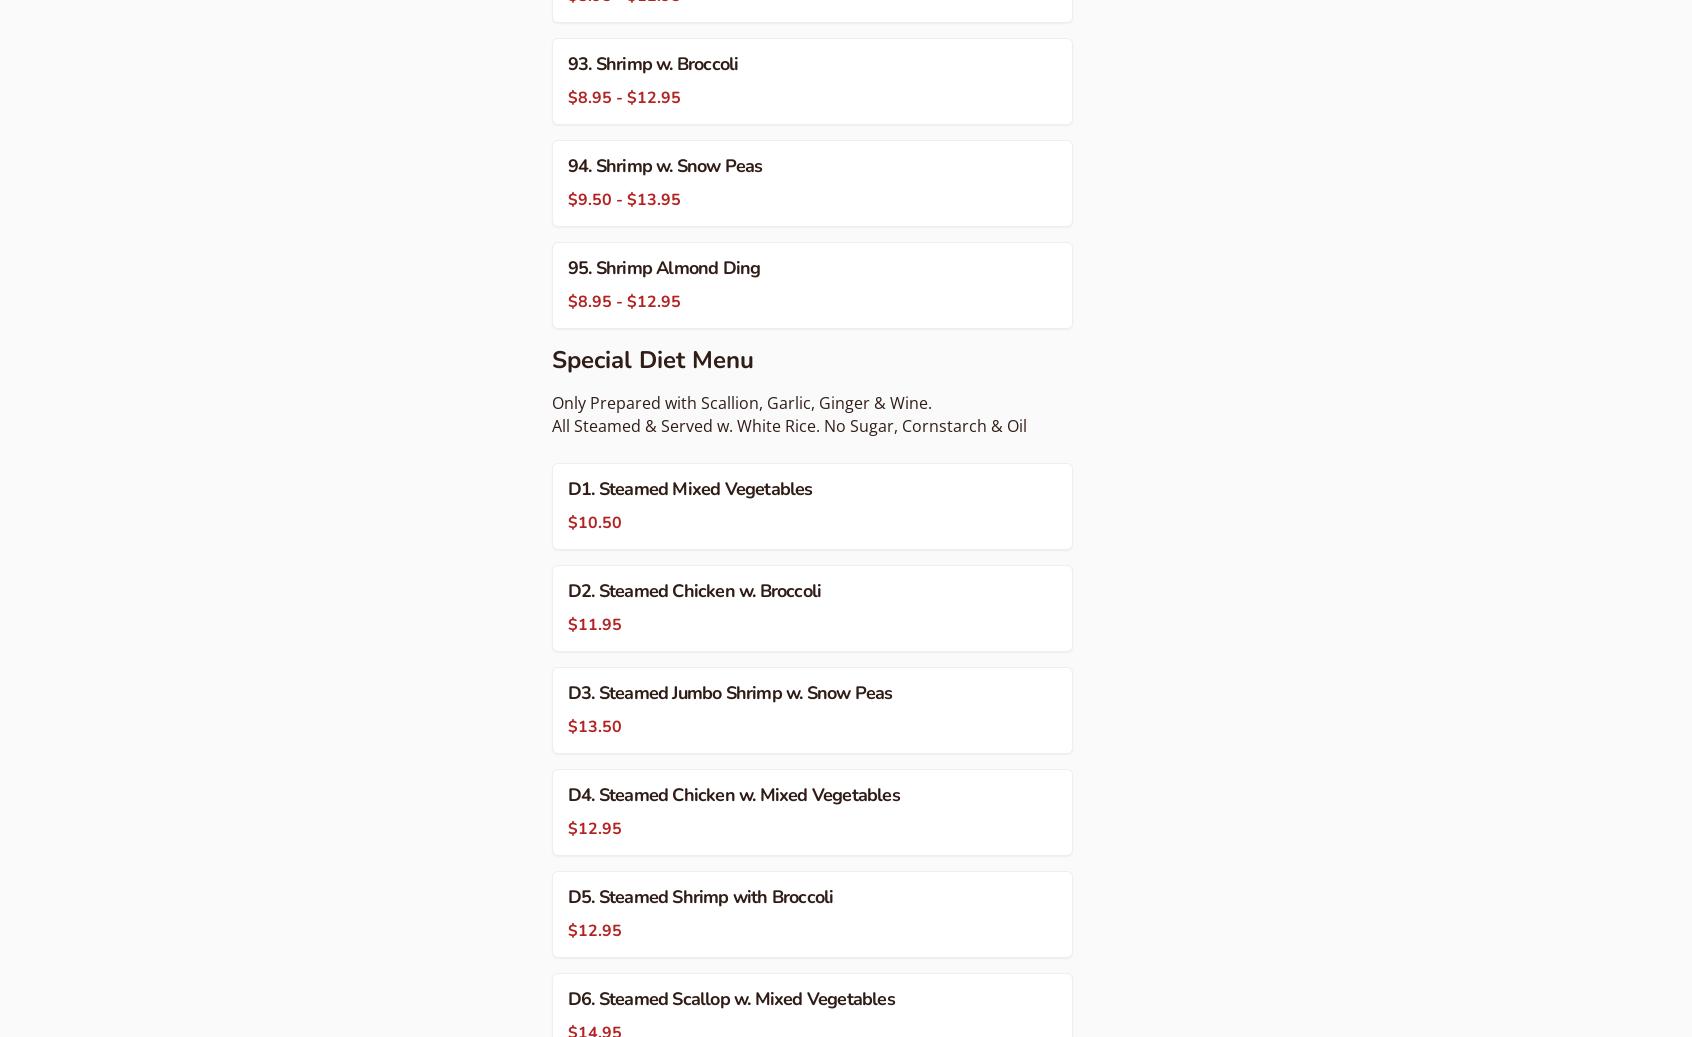 The image size is (1692, 1037). What do you see at coordinates (567, 794) in the screenshot?
I see `'D4.  Steamed Chicken w. Mixed Vegetables'` at bounding box center [567, 794].